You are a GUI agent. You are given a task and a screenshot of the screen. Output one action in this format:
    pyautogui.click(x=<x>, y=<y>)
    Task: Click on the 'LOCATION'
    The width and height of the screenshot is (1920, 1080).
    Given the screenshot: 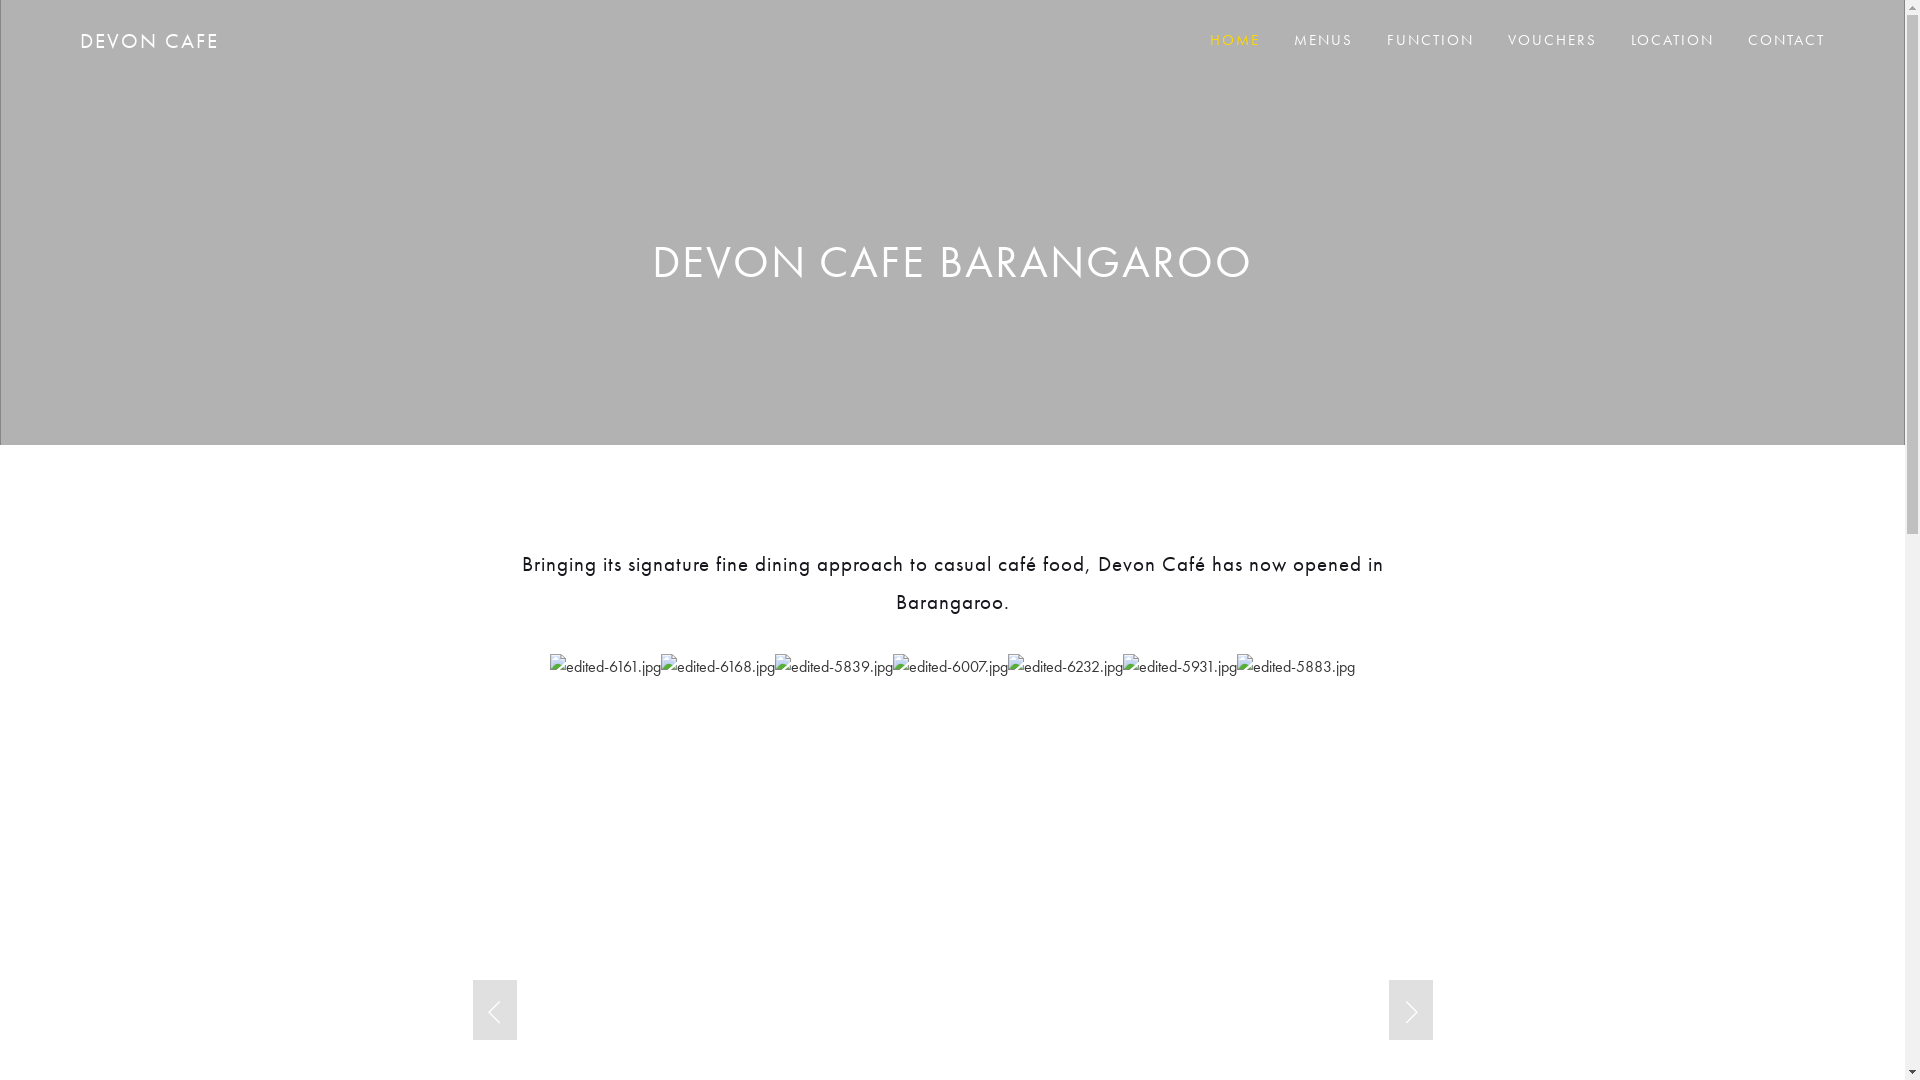 What is the action you would take?
    pyautogui.click(x=1672, y=39)
    